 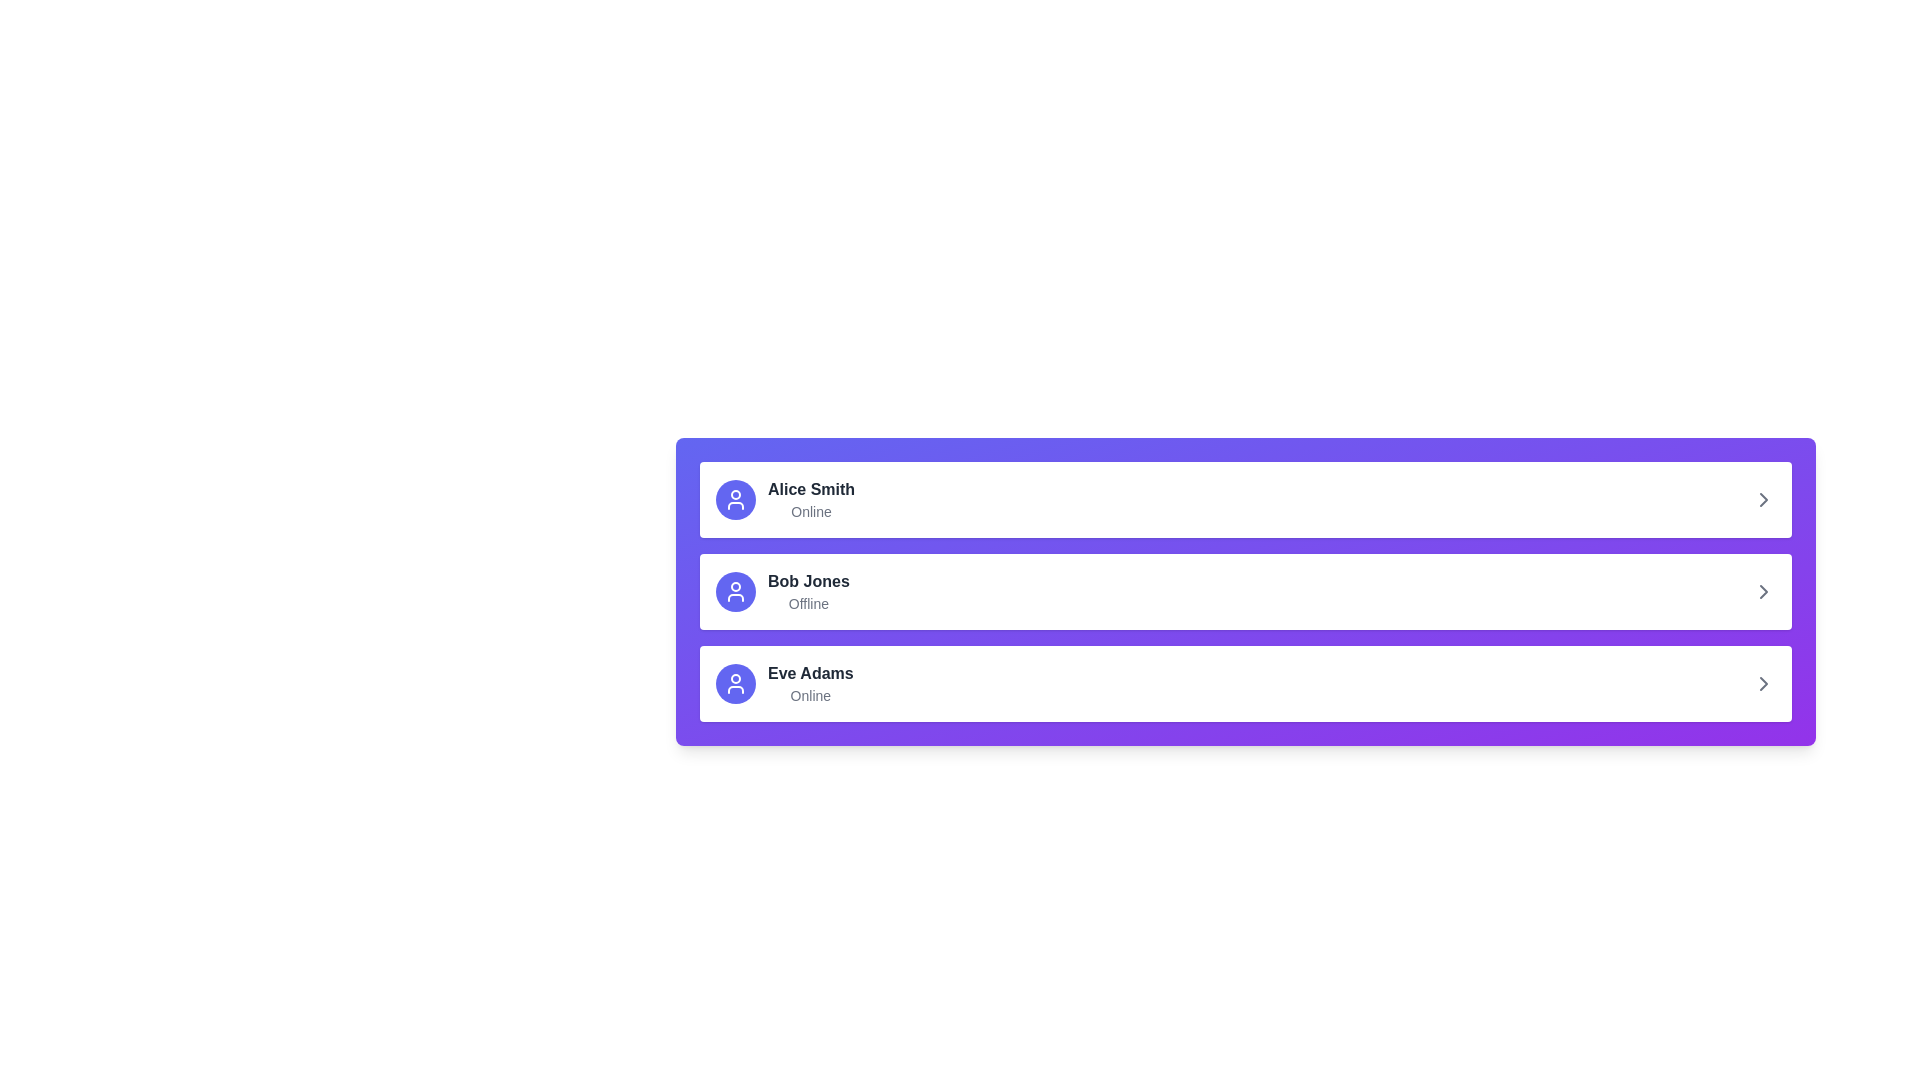 What do you see at coordinates (734, 590) in the screenshot?
I see `the user avatar icon located inside the indigo circle of the second item in the vertical list, which represents the profile picture for the user 'Bob Jones'` at bounding box center [734, 590].